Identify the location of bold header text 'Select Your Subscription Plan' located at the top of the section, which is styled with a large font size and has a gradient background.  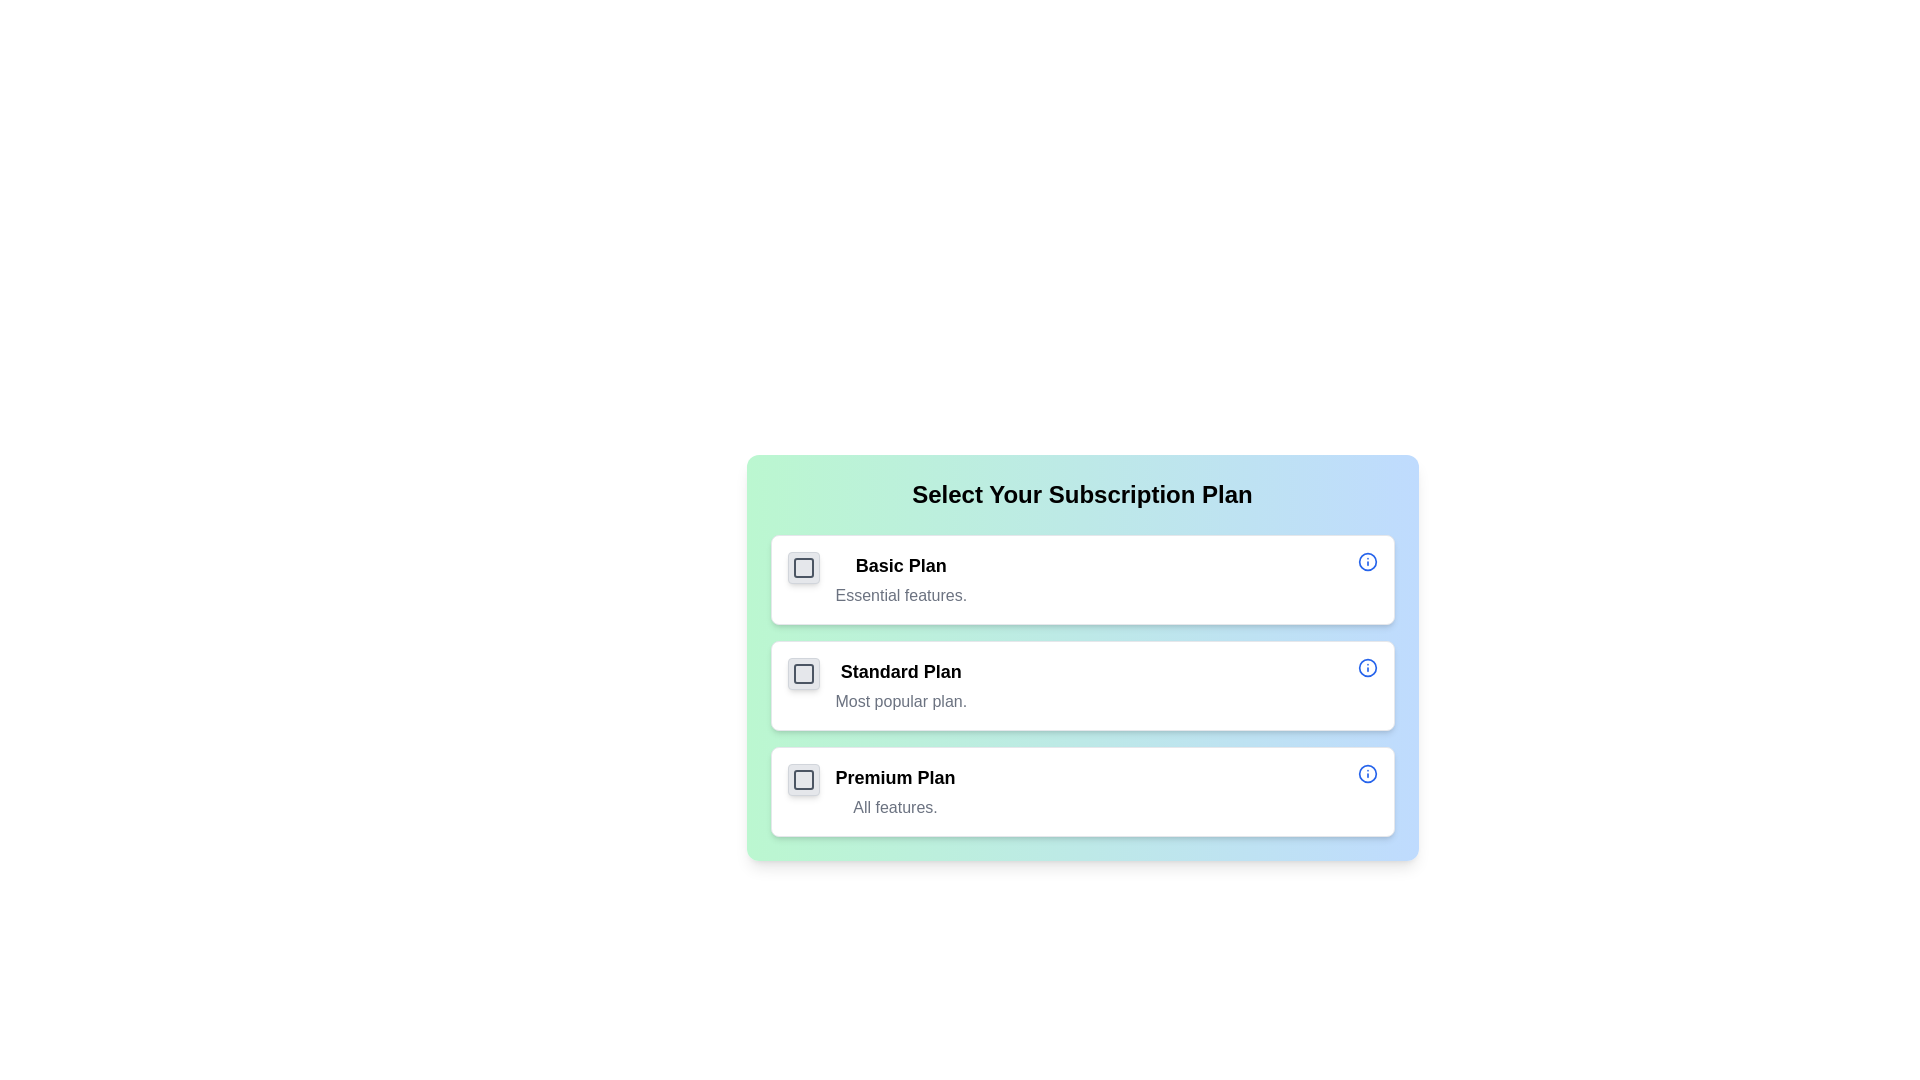
(1081, 494).